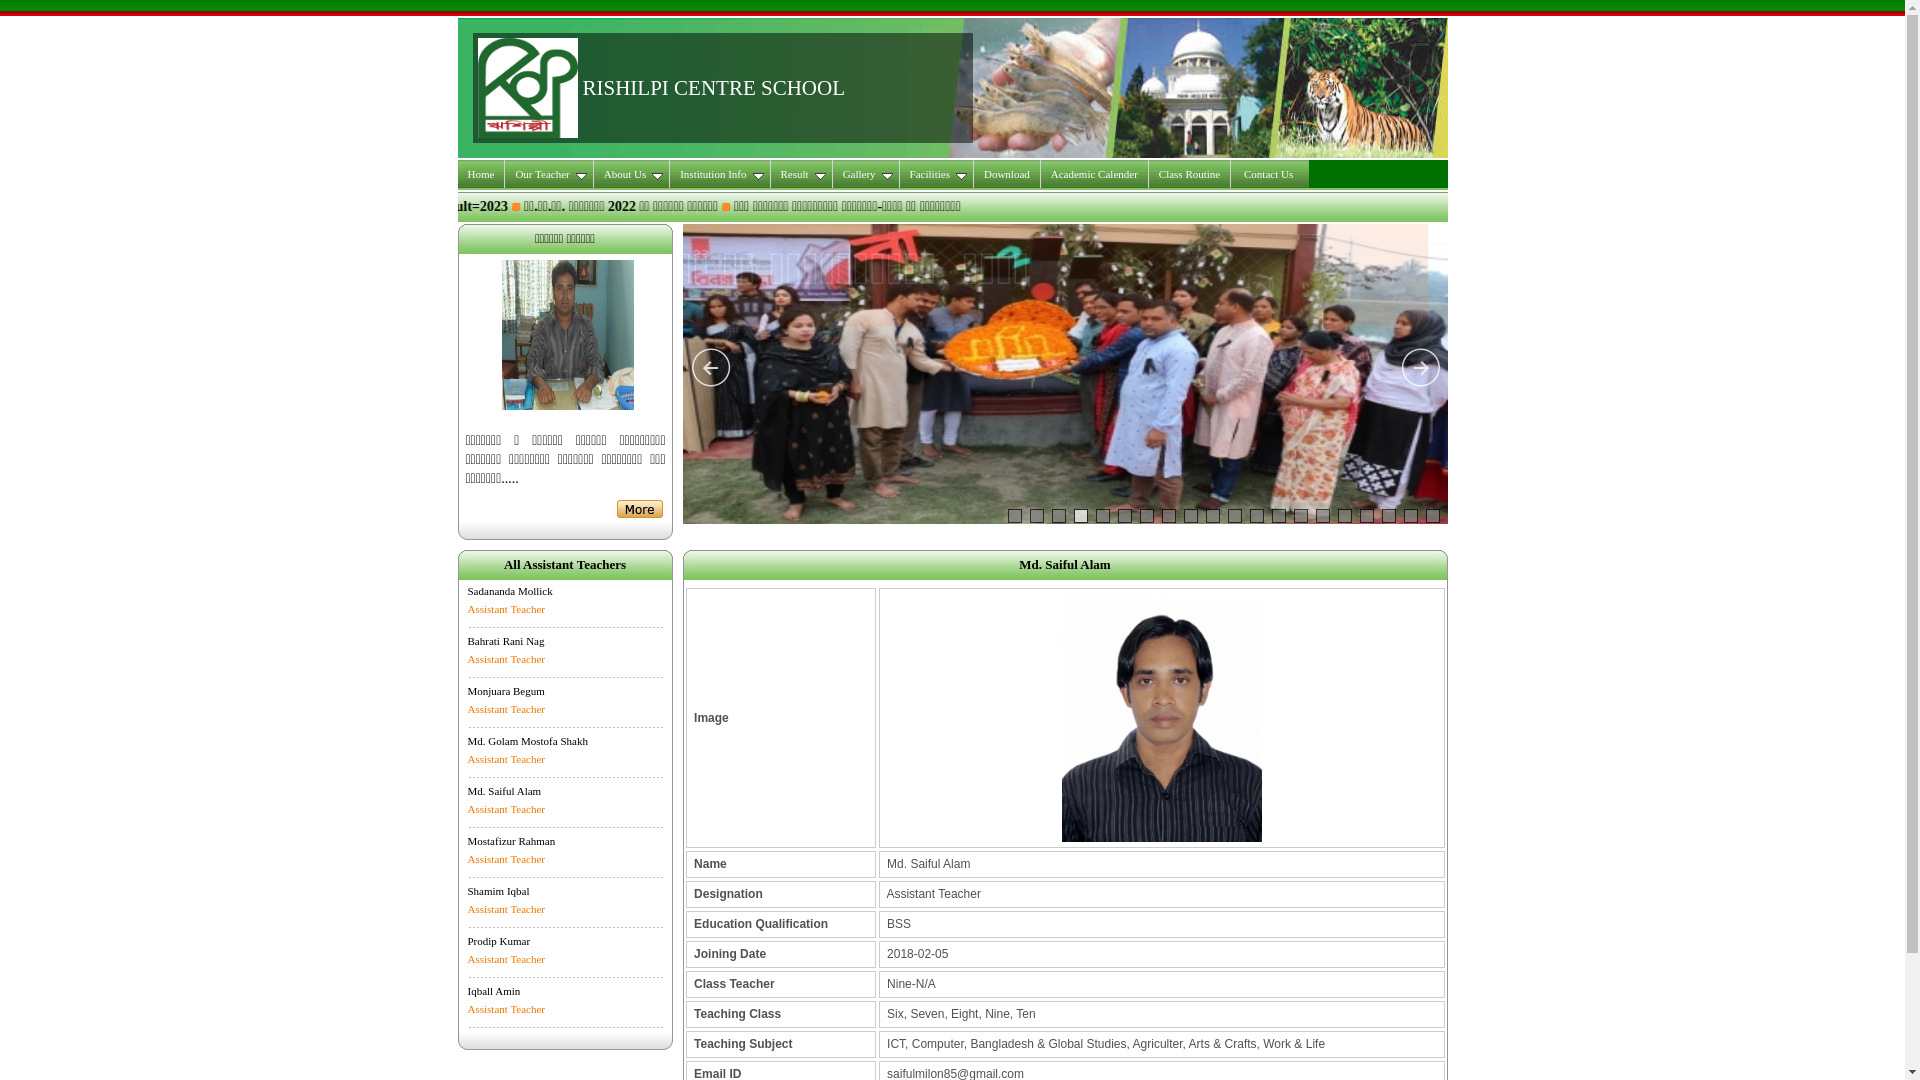 The image size is (1920, 1080). What do you see at coordinates (499, 941) in the screenshot?
I see `'Prodip Kumar'` at bounding box center [499, 941].